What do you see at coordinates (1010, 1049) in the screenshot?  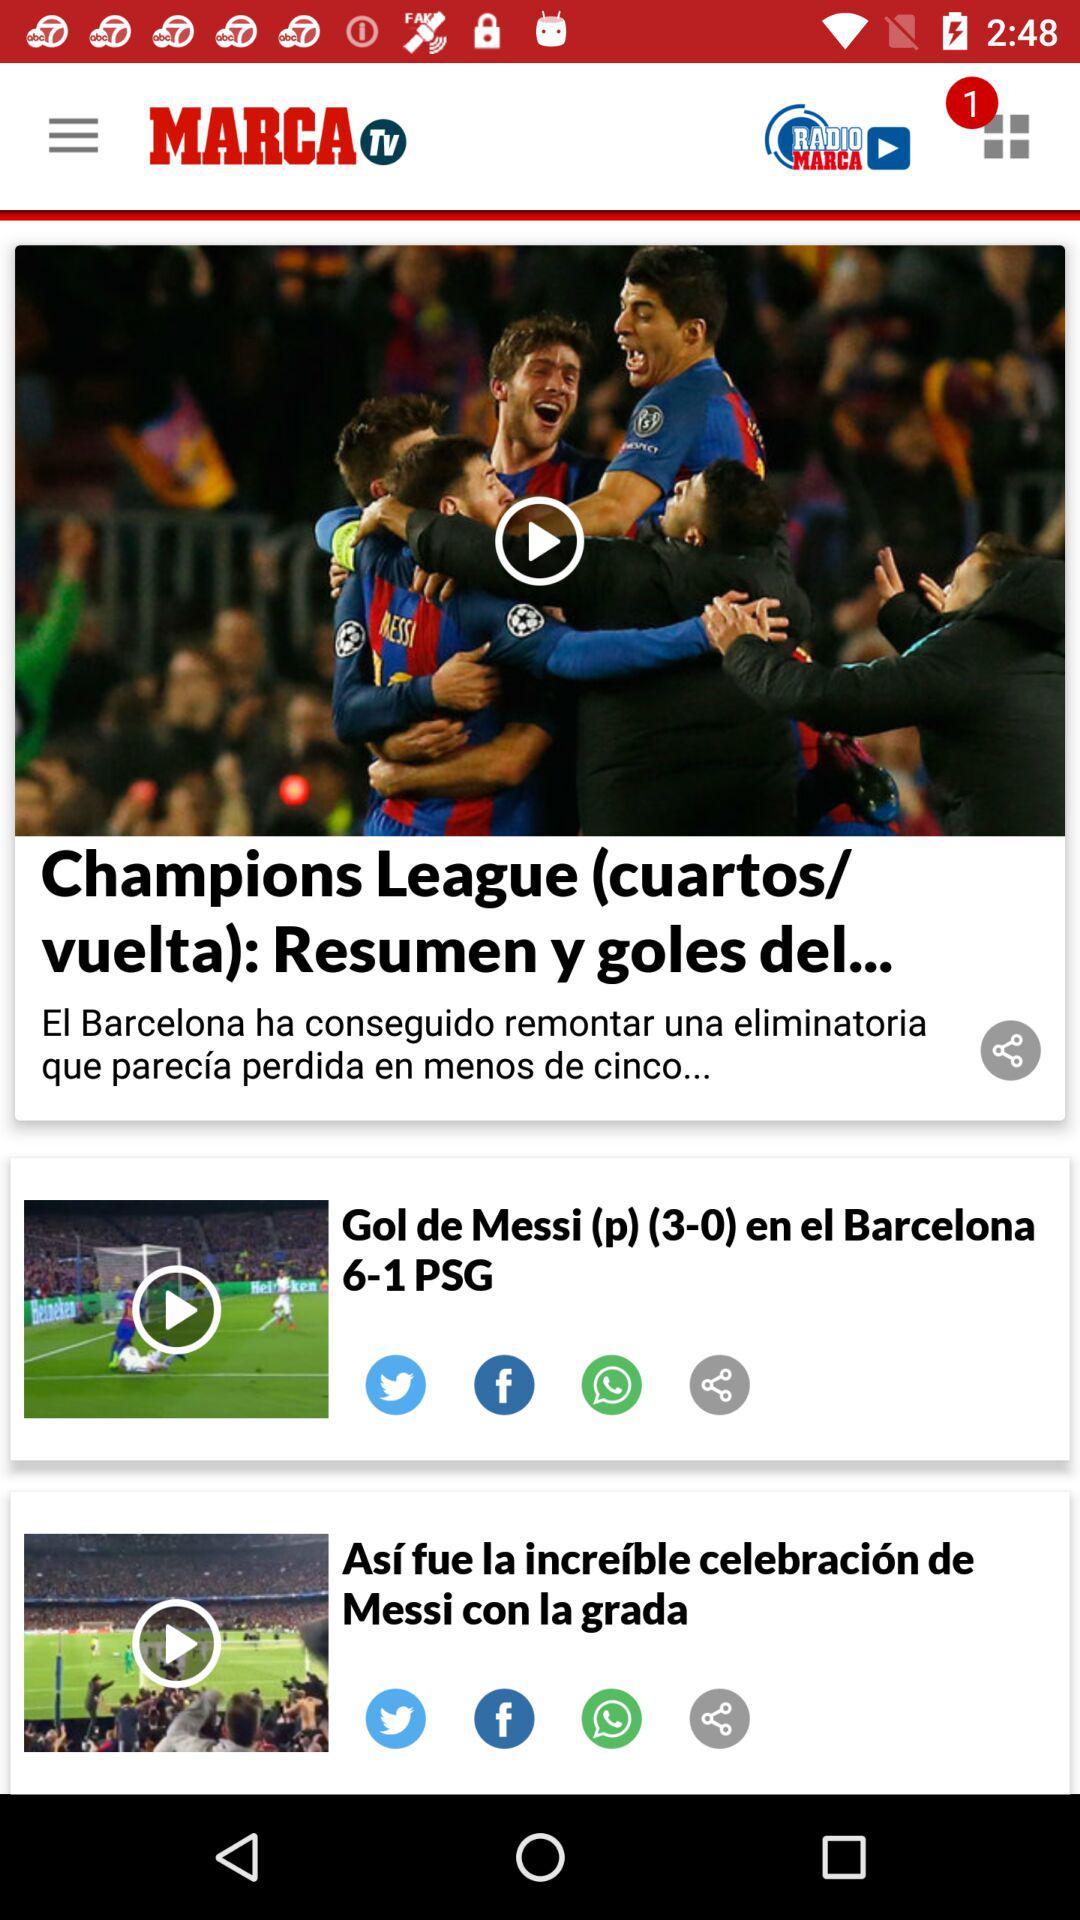 I see `share article` at bounding box center [1010, 1049].